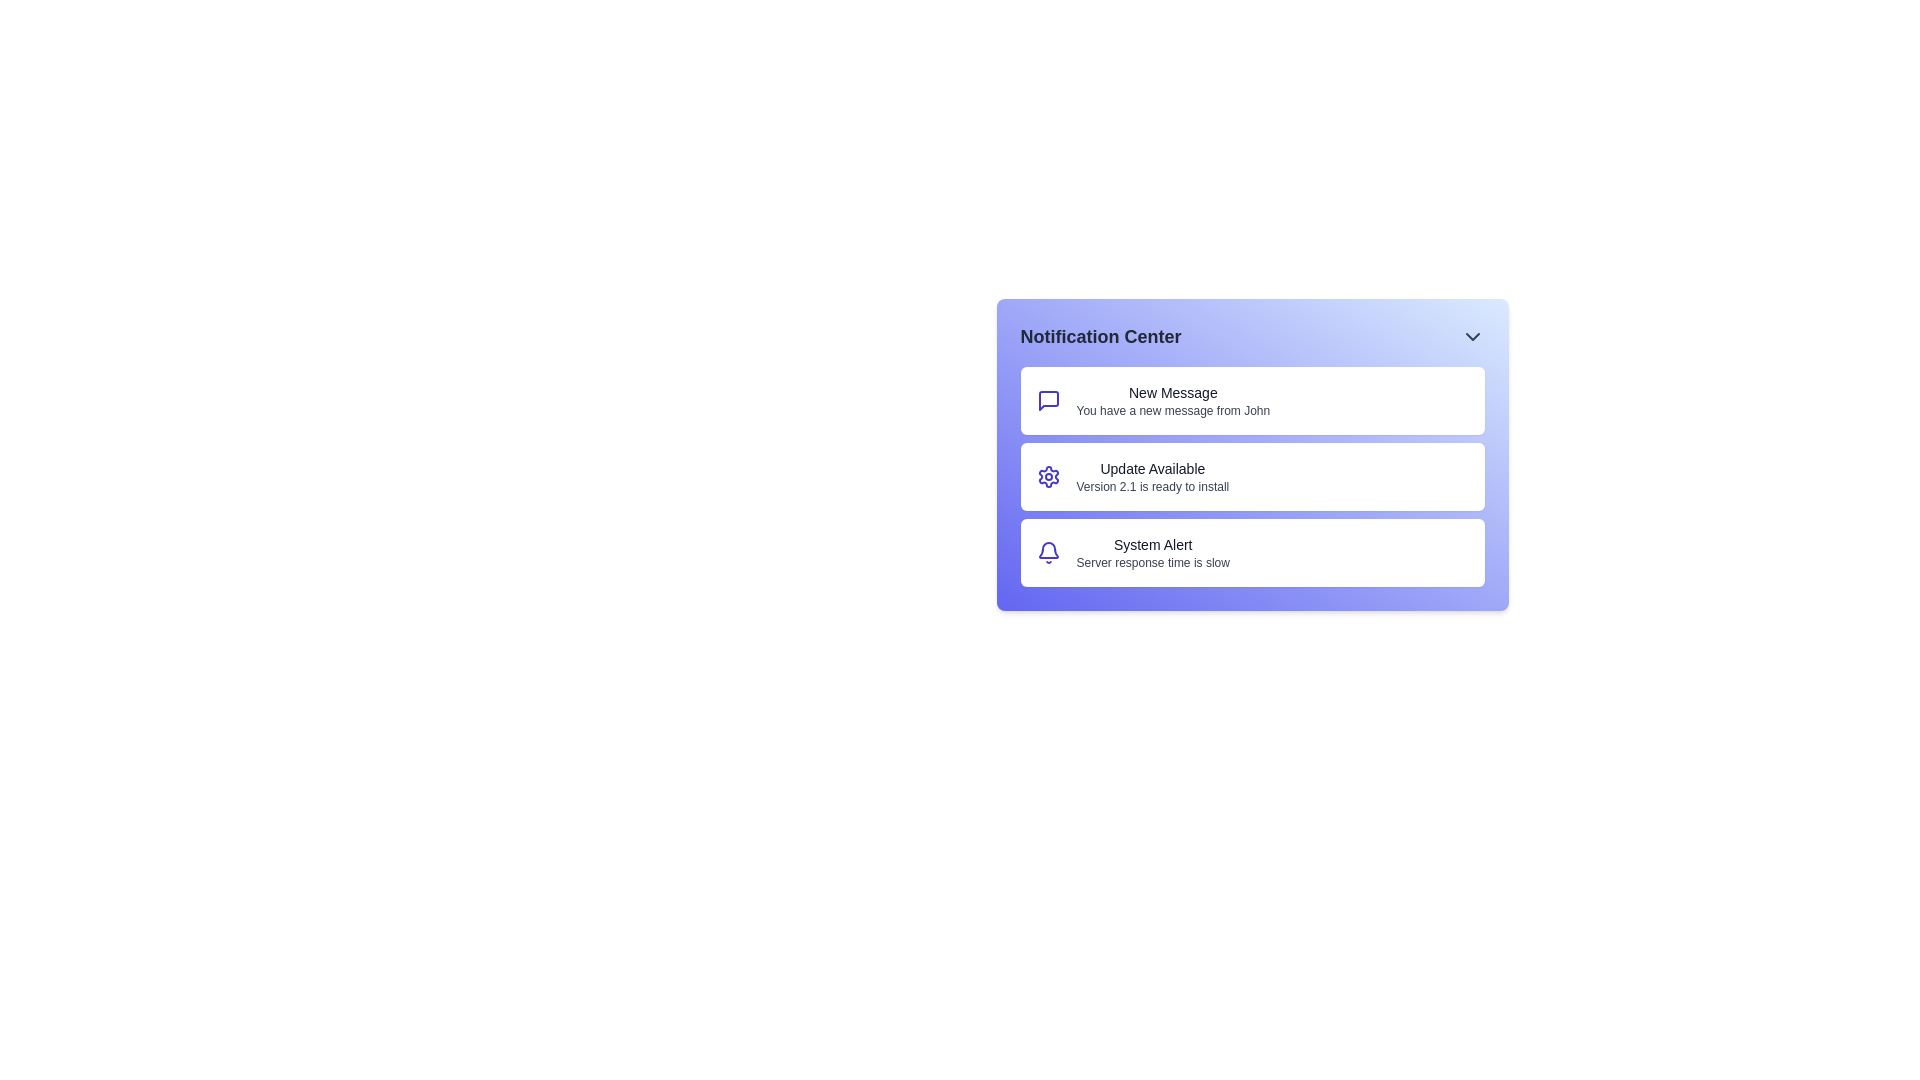 Image resolution: width=1920 pixels, height=1080 pixels. I want to click on the chevron button to toggle the notification center, so click(1472, 335).